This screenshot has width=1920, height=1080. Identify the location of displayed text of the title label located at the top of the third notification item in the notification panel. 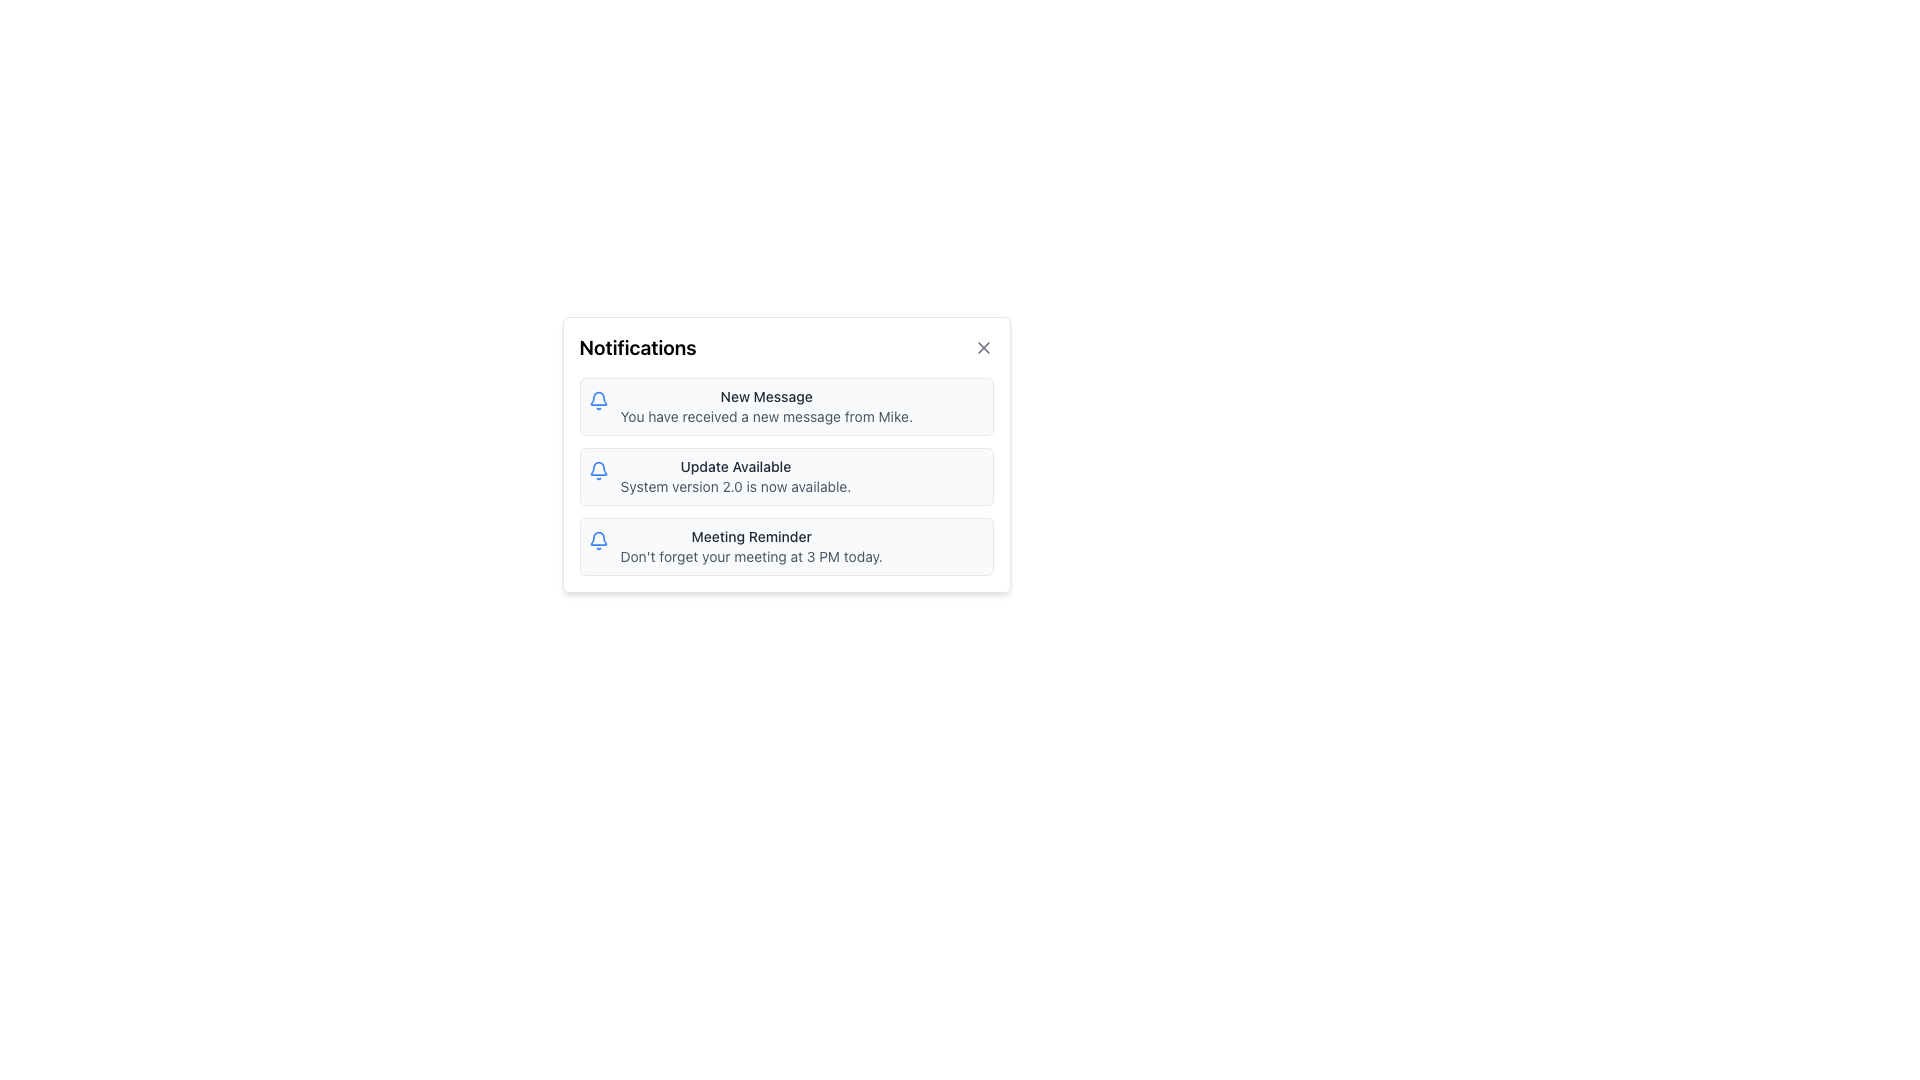
(750, 535).